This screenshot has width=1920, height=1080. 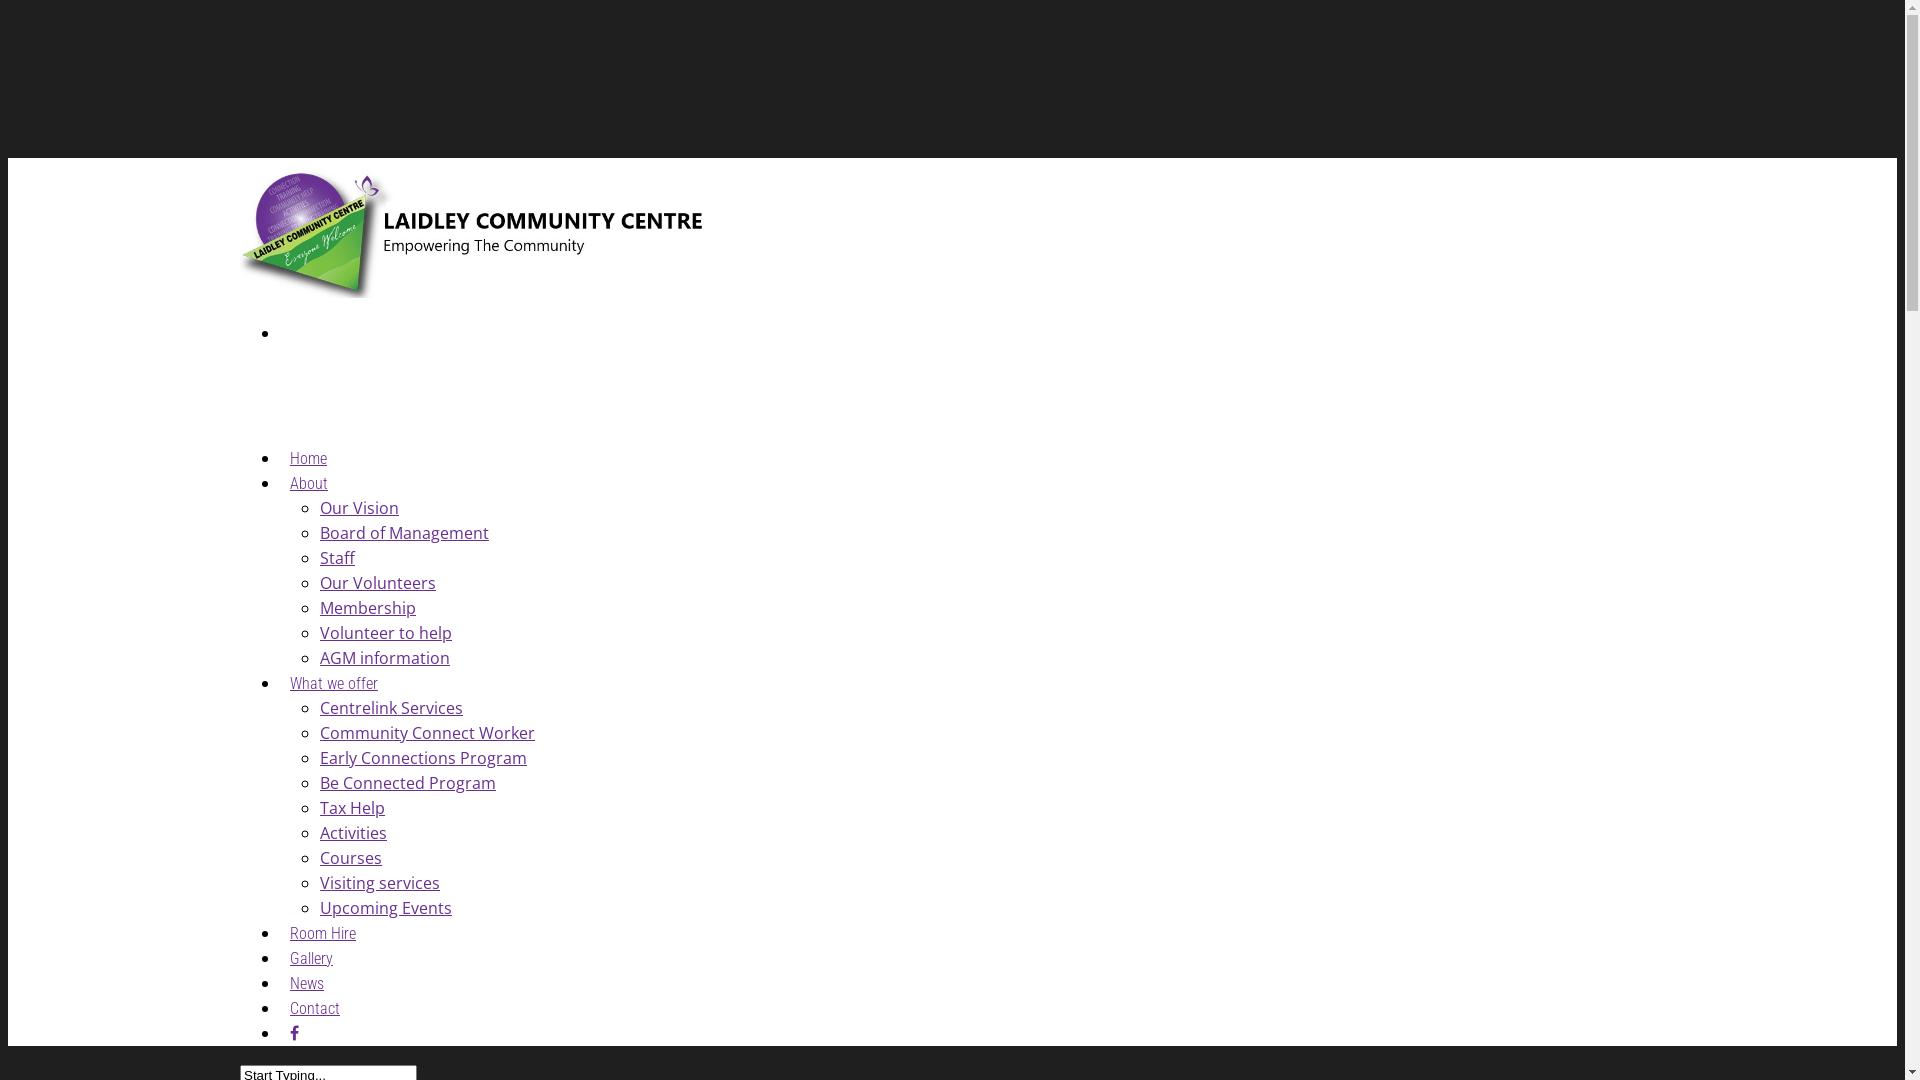 I want to click on 'Visiting services', so click(x=379, y=882).